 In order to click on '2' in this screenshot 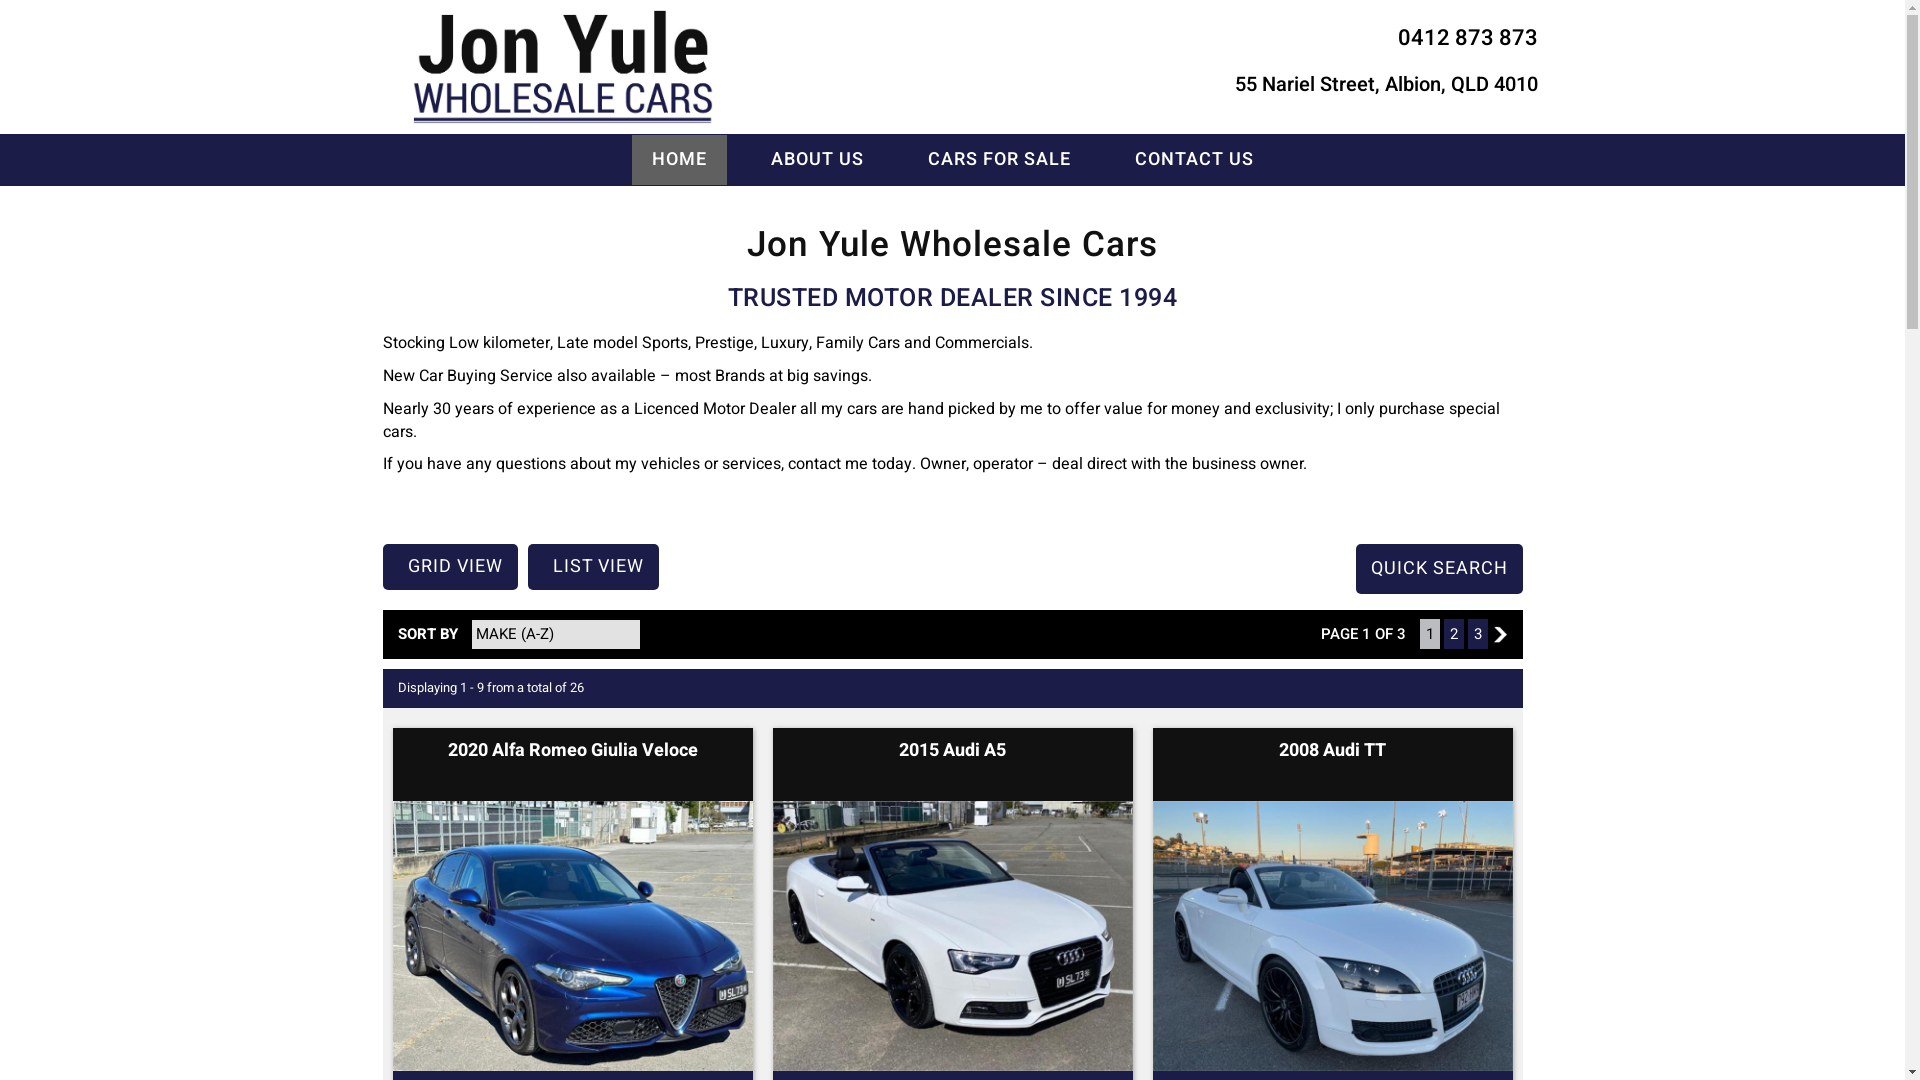, I will do `click(1454, 633)`.